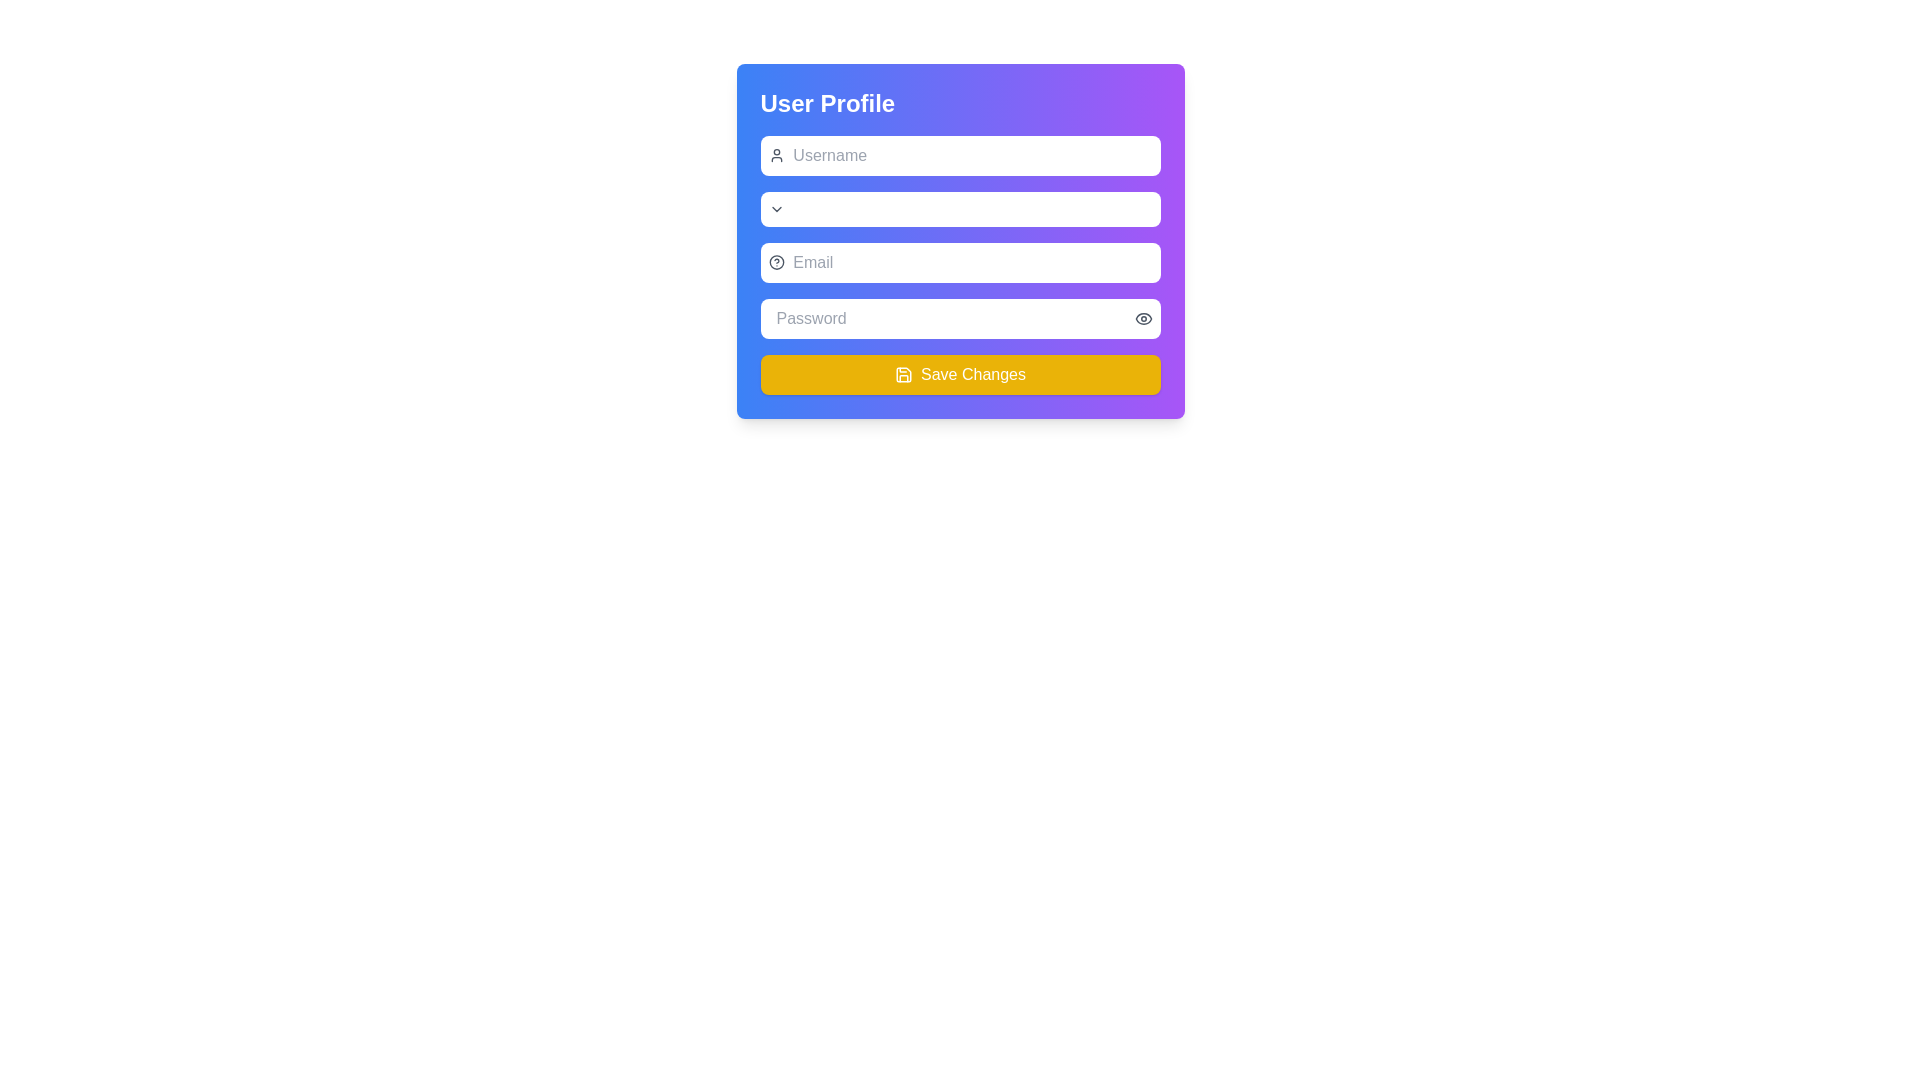  I want to click on the circular gray icon containing a question mark, which is located to the left of the email input field, so click(775, 261).